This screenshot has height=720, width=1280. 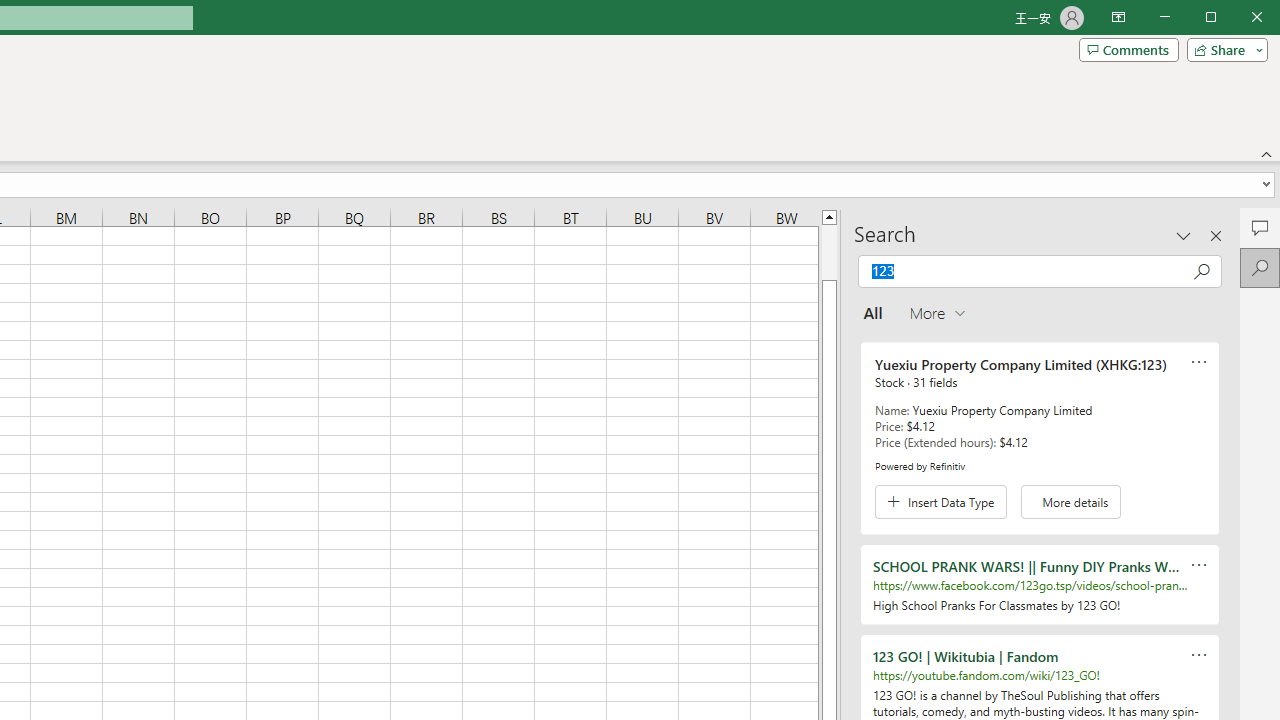 I want to click on 'Comments', so click(x=1128, y=49).